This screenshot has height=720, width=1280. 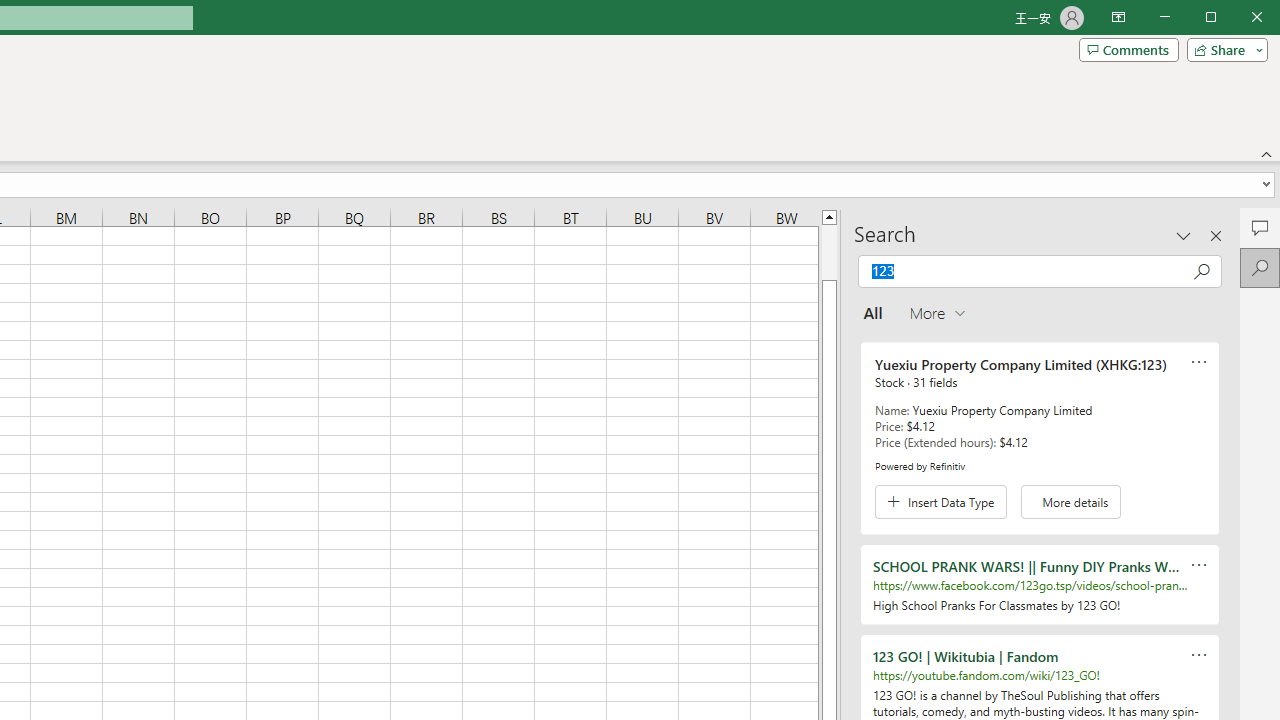 I want to click on 'Comments', so click(x=1128, y=49).